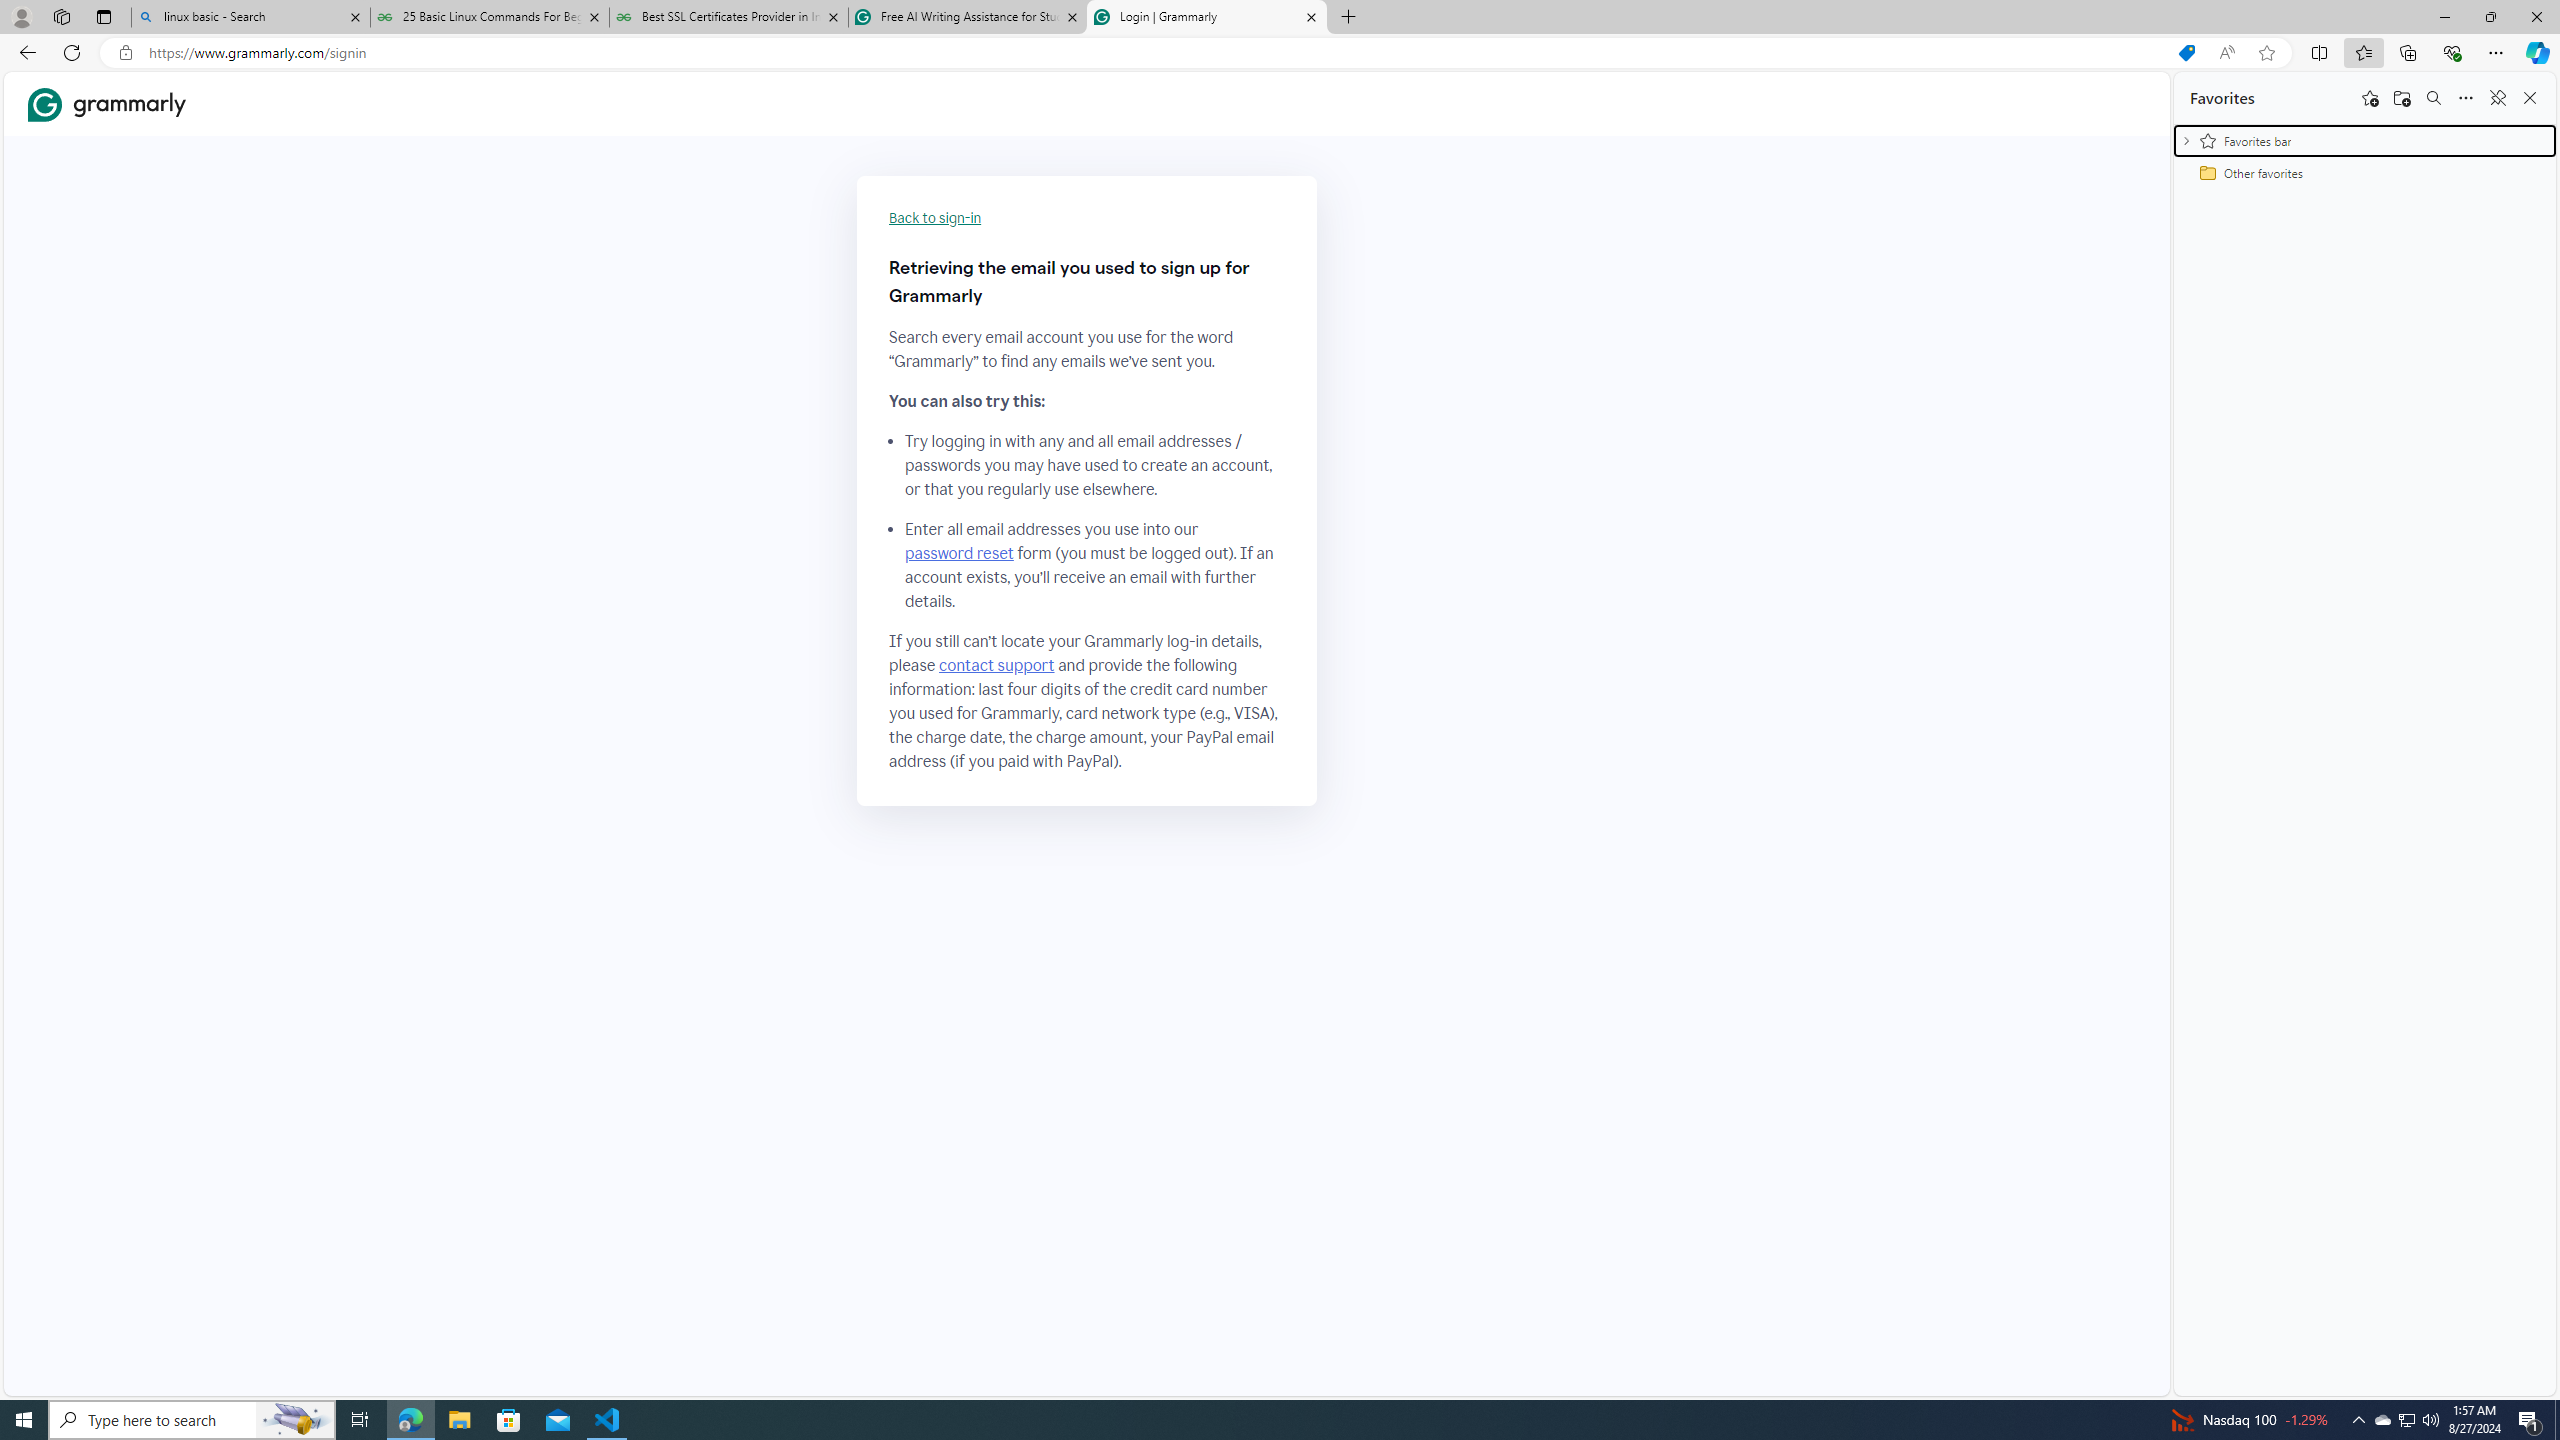  Describe the element at coordinates (106, 104) in the screenshot. I see `'Grammarly Home'` at that location.